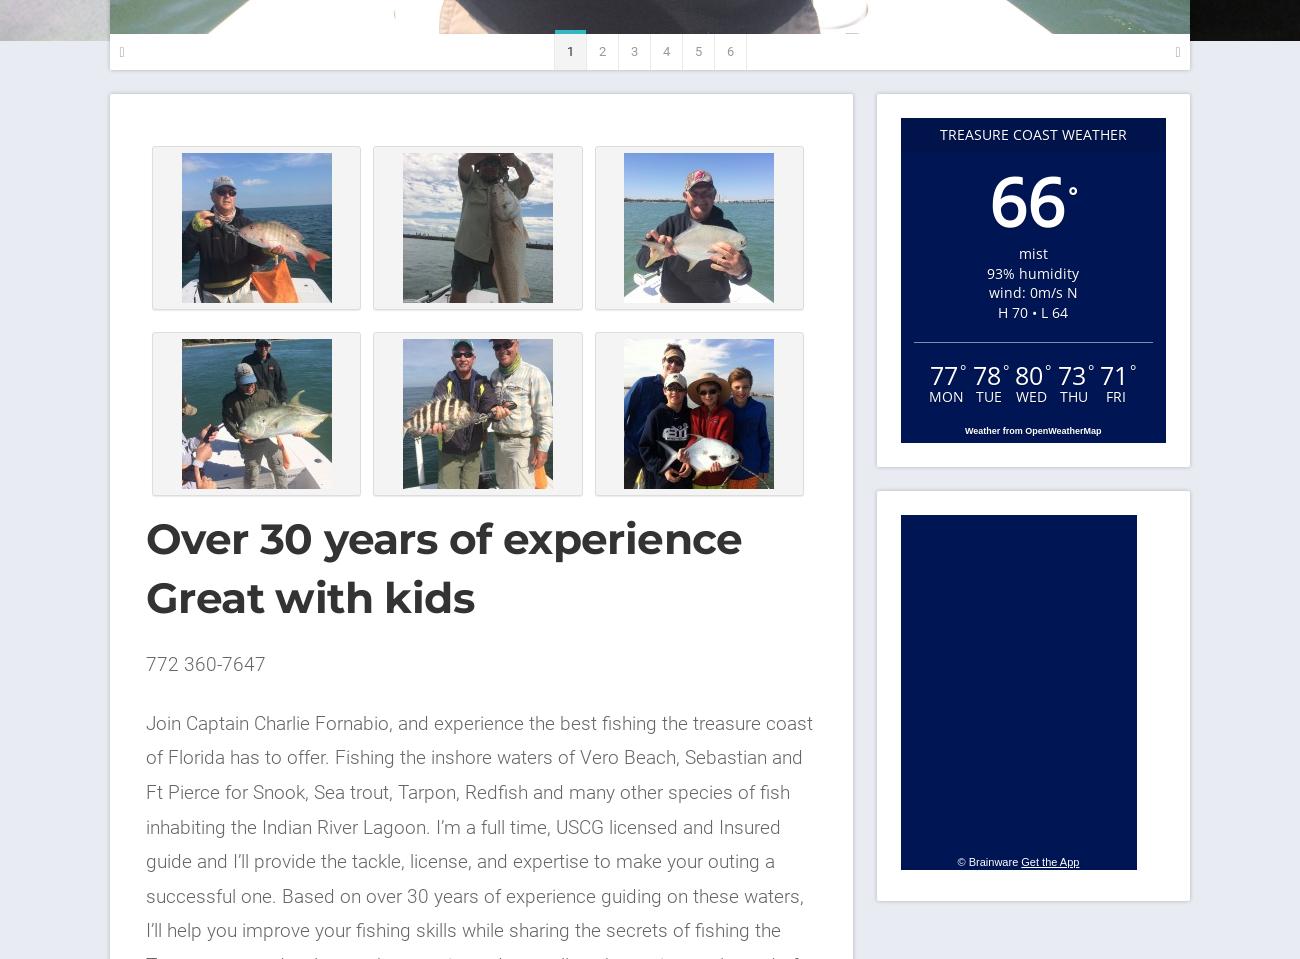 This screenshot has height=959, width=1300. Describe the element at coordinates (1073, 395) in the screenshot. I see `'Thu'` at that location.